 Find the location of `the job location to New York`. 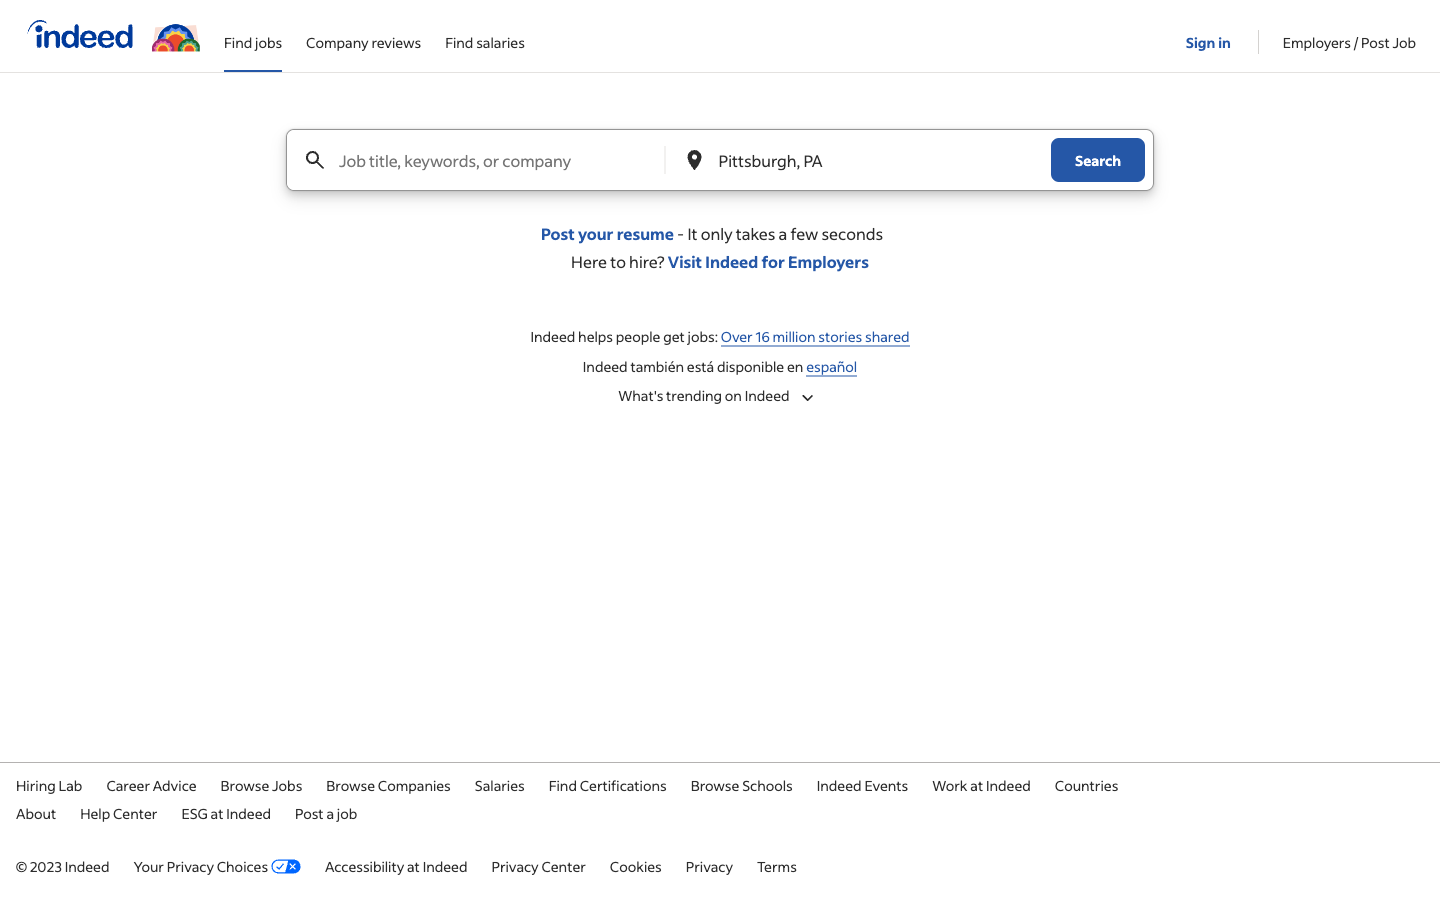

the job location to New York is located at coordinates (861, 160).